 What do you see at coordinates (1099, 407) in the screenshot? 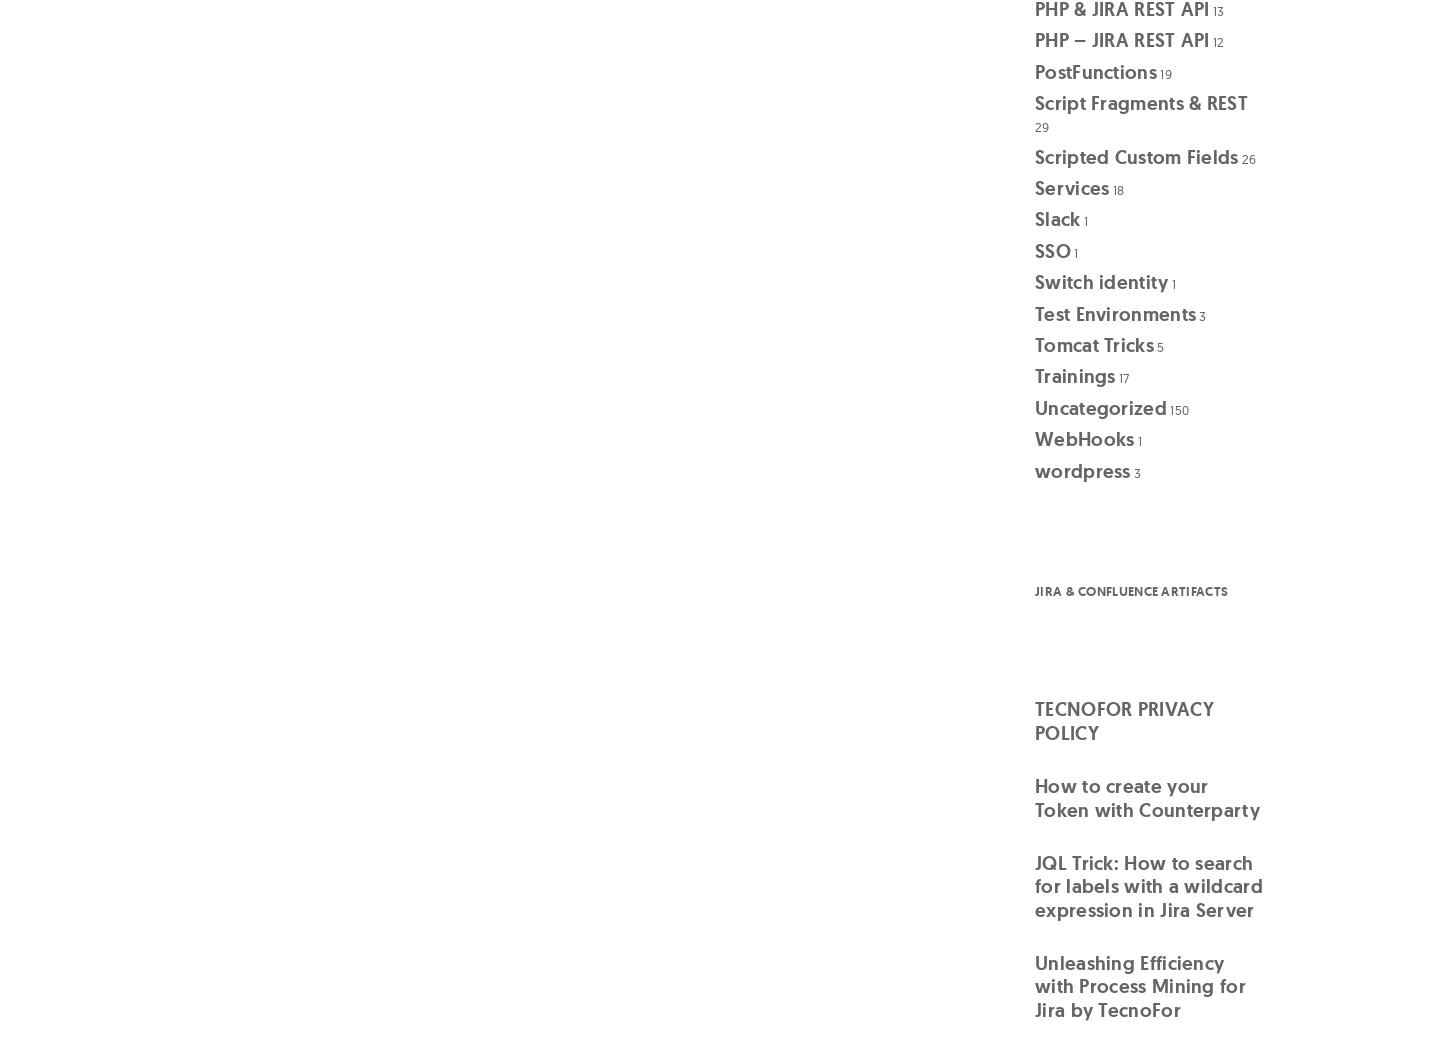
I see `'Uncategorized'` at bounding box center [1099, 407].